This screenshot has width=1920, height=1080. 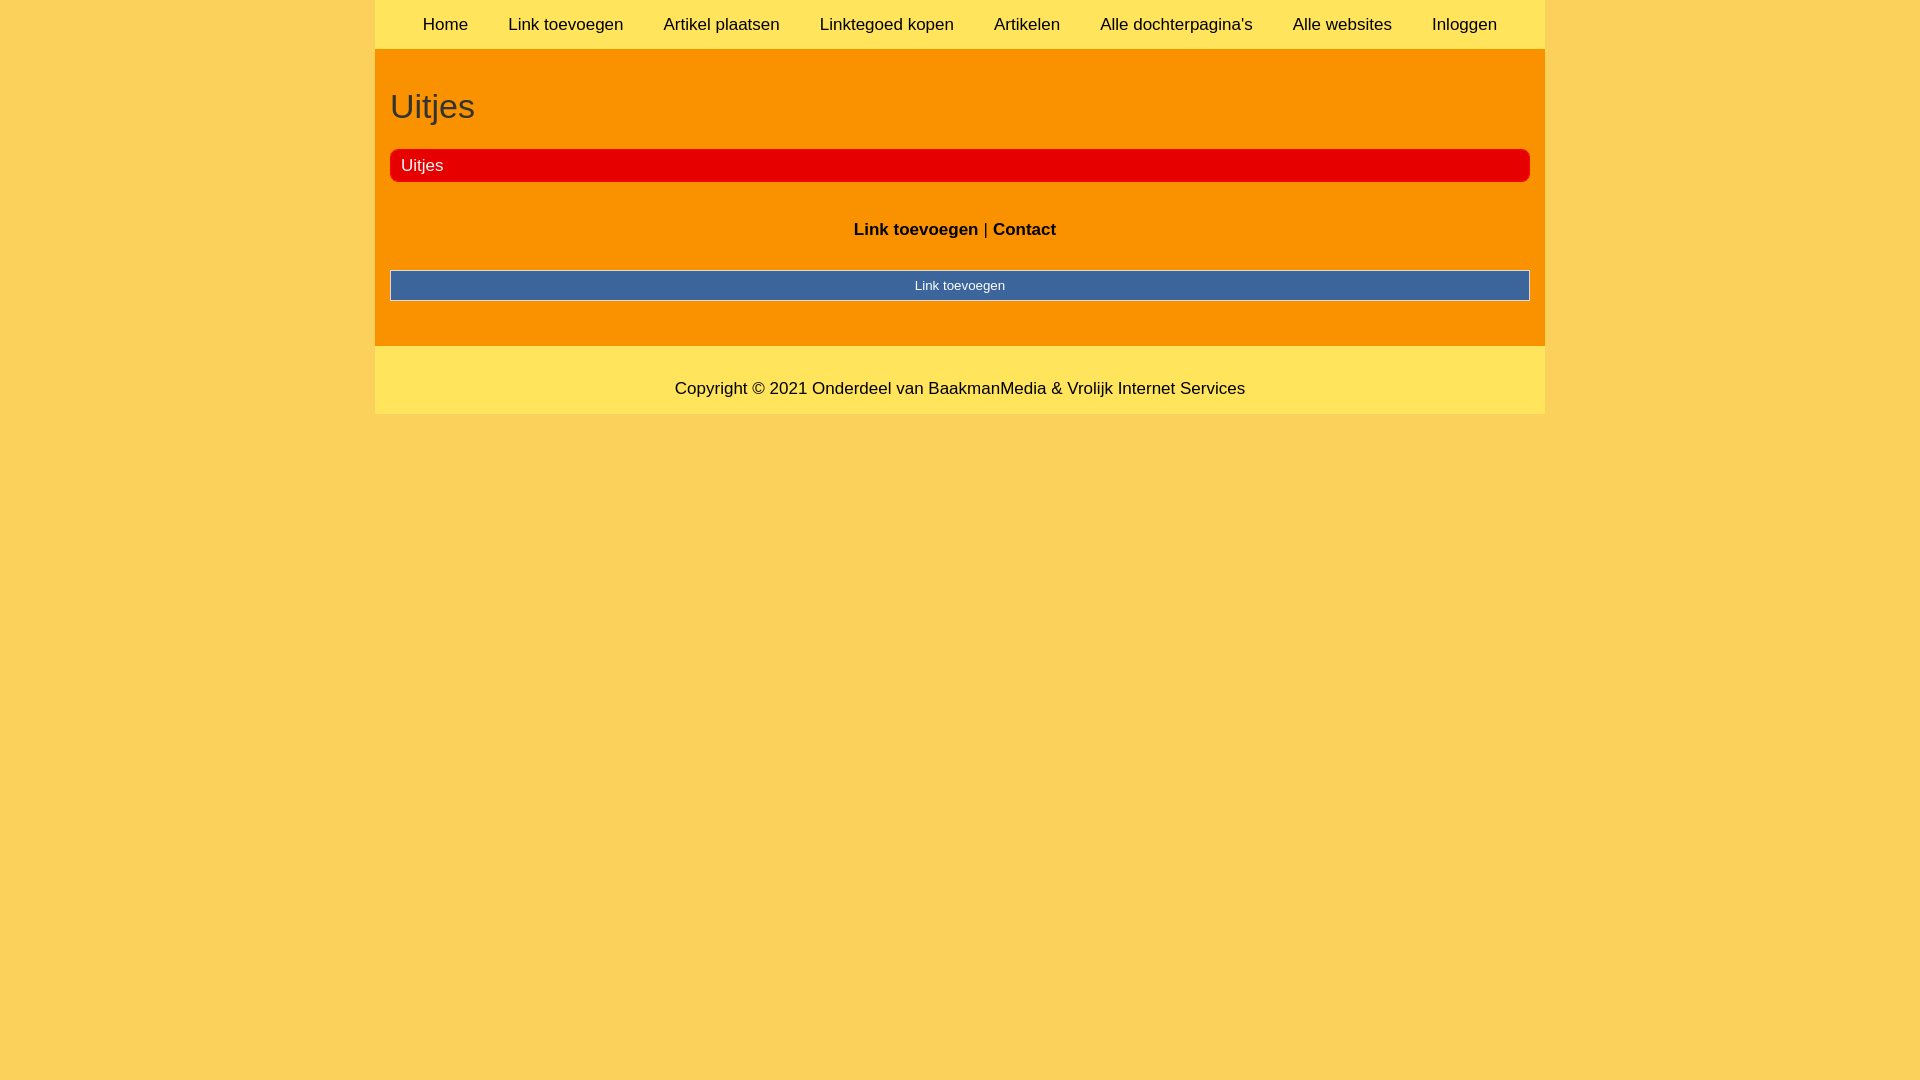 What do you see at coordinates (1176, 24) in the screenshot?
I see `'Alle dochterpagina's'` at bounding box center [1176, 24].